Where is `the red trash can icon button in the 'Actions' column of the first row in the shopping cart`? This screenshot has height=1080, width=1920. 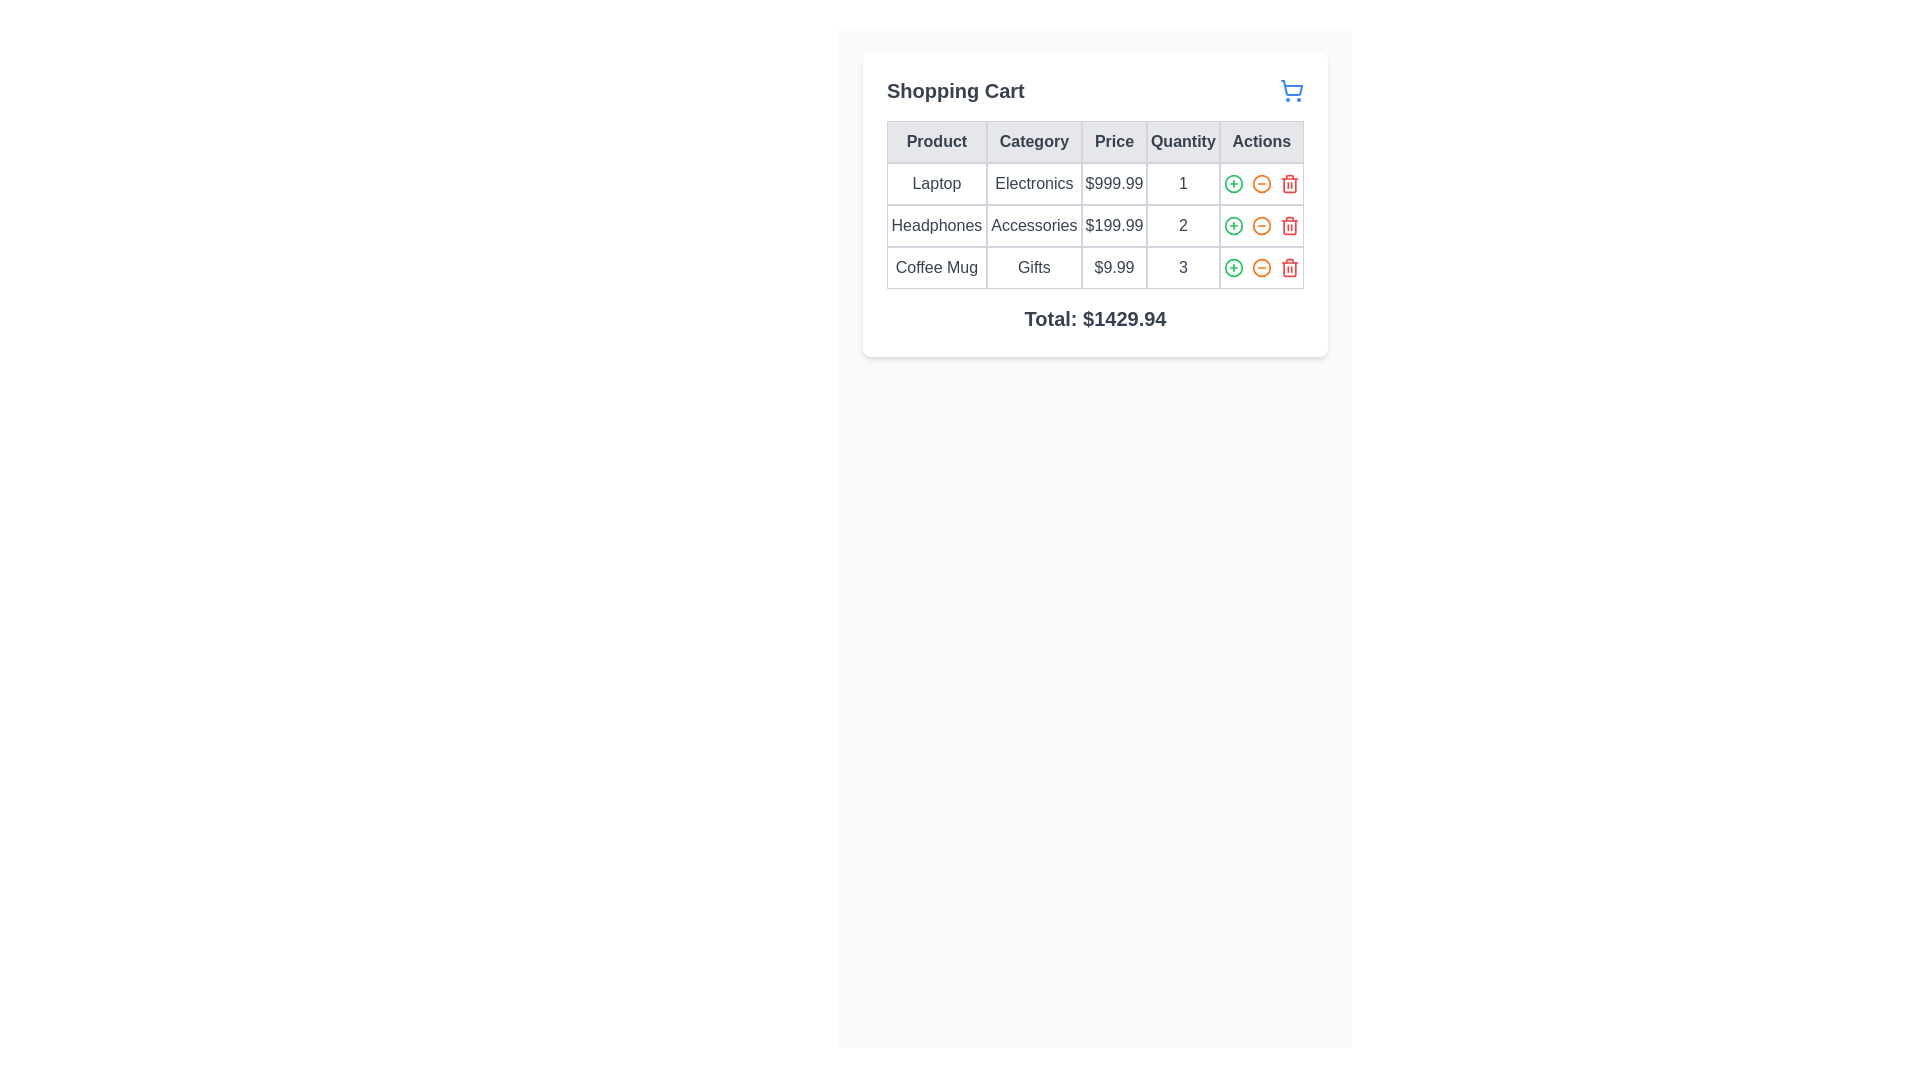
the red trash can icon button in the 'Actions' column of the first row in the shopping cart is located at coordinates (1289, 184).